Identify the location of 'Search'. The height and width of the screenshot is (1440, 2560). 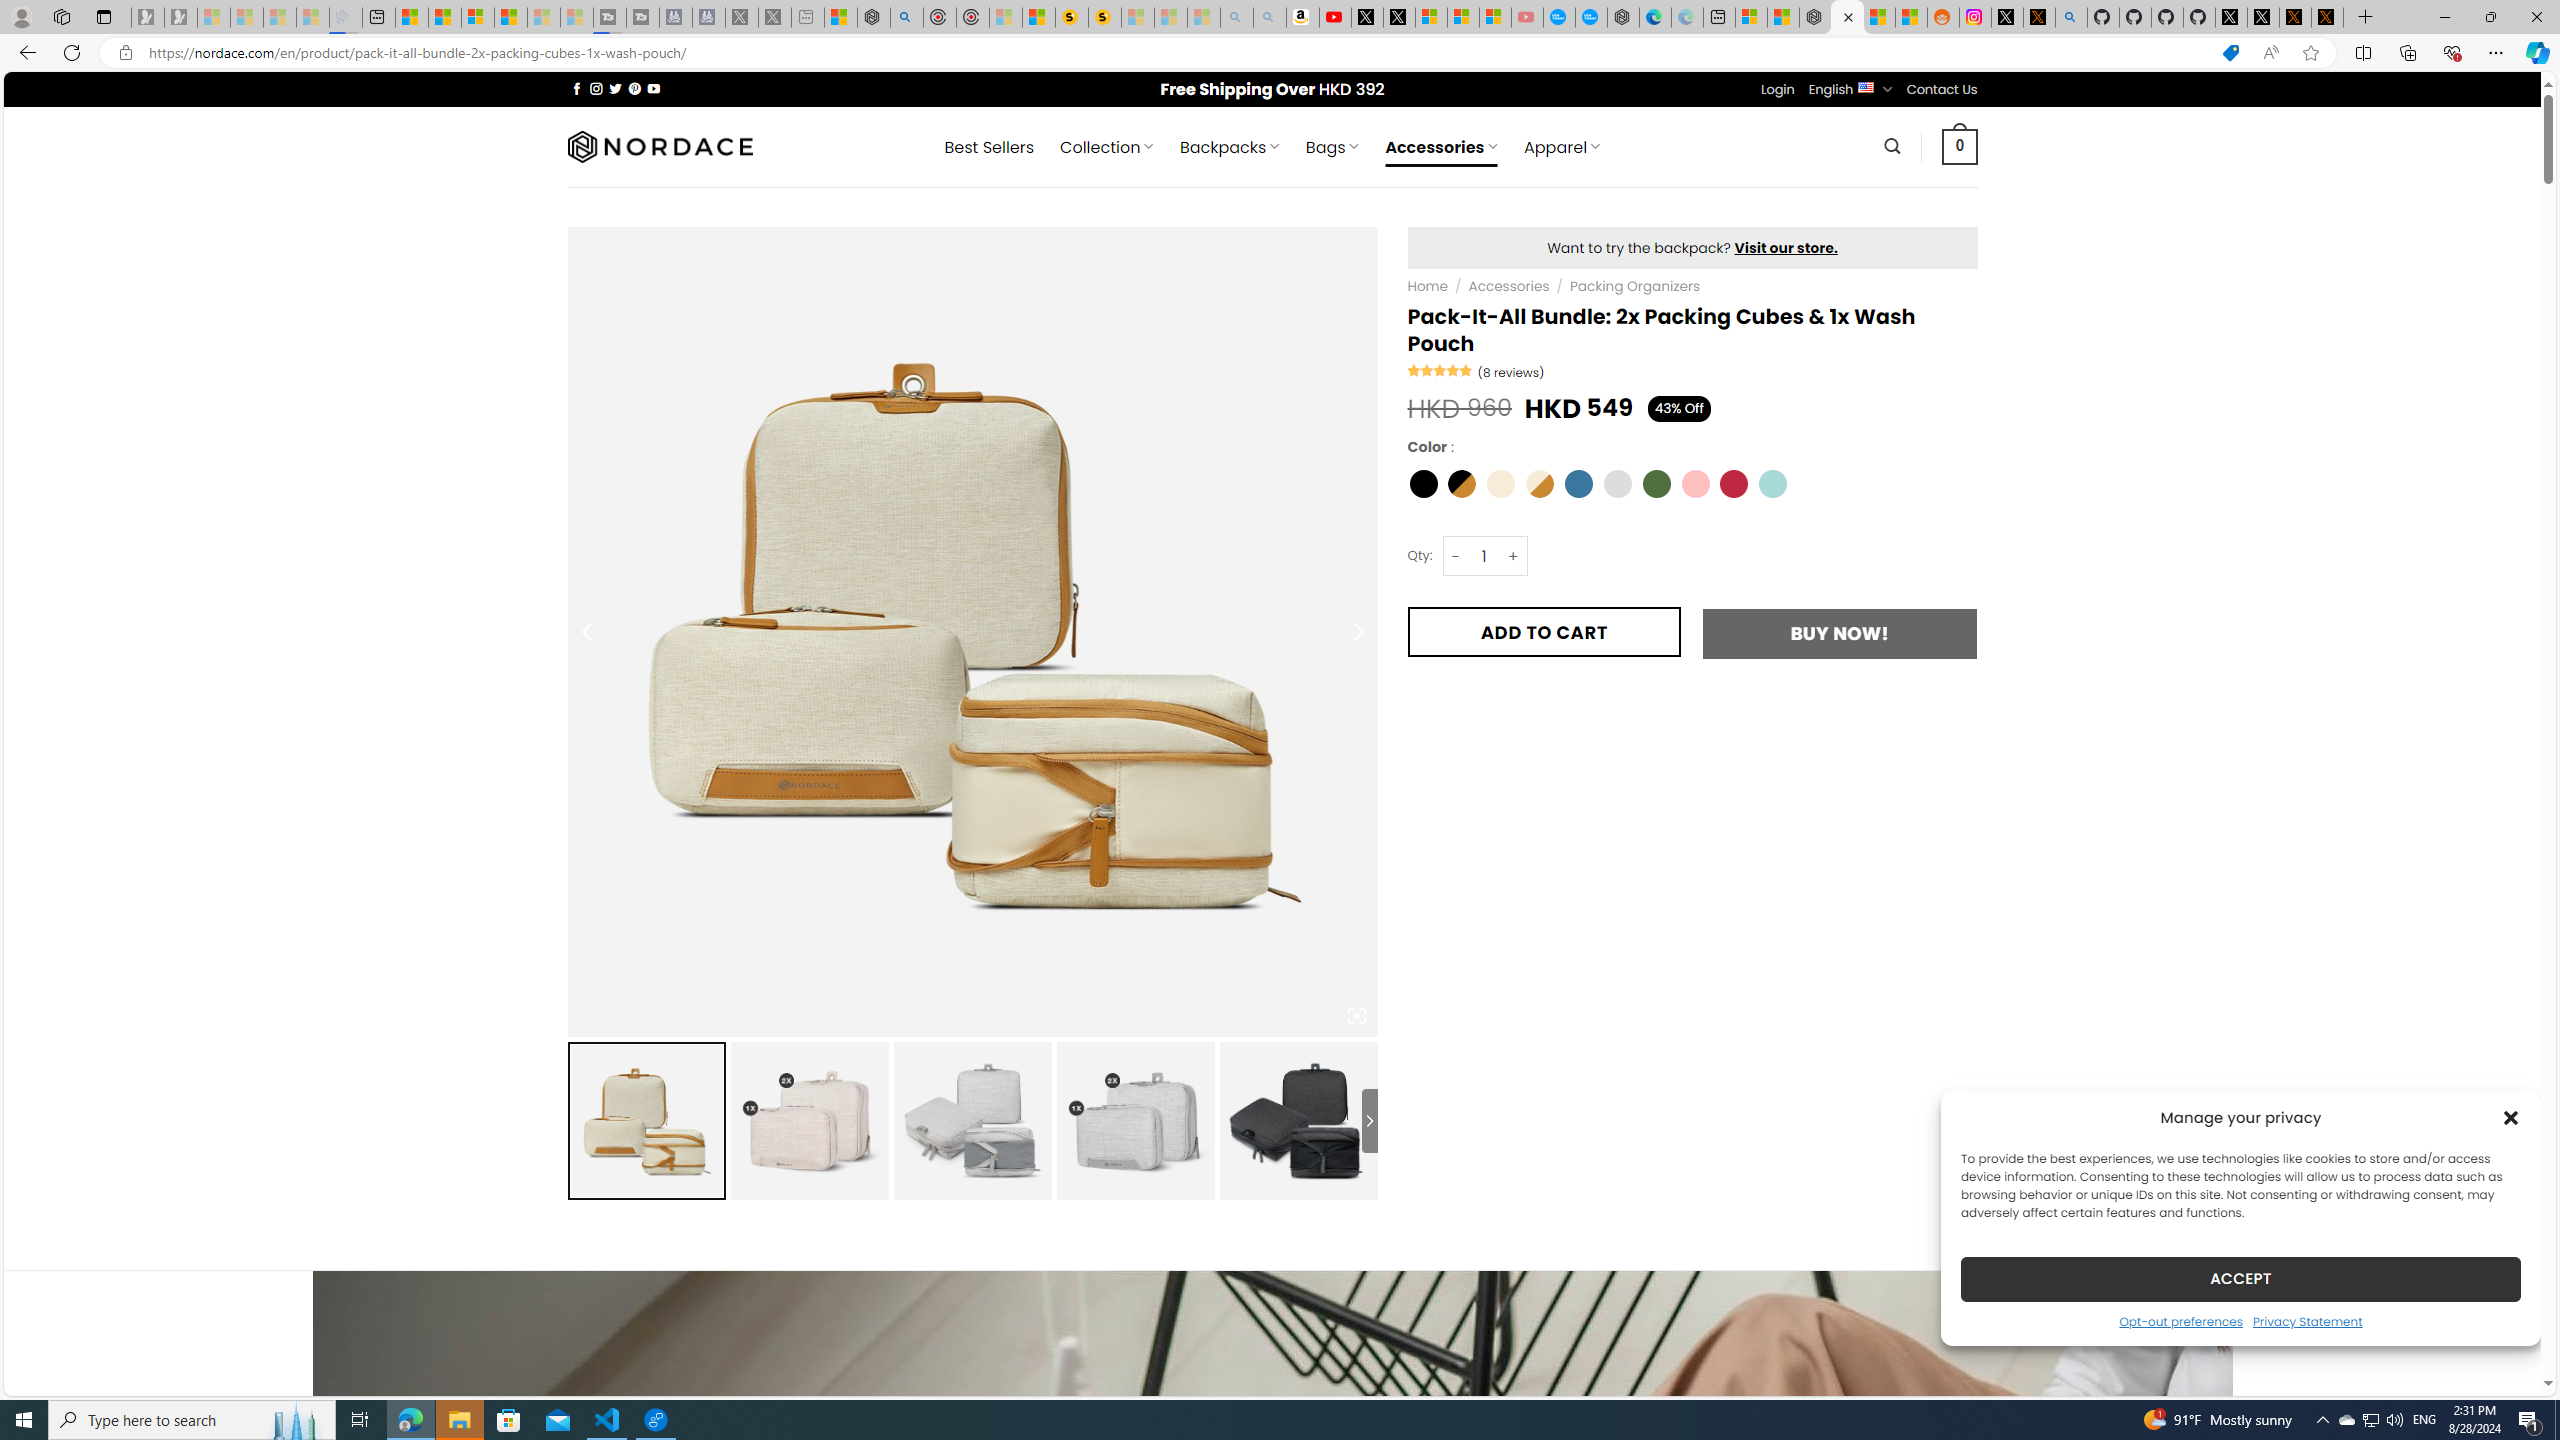
(1892, 145).